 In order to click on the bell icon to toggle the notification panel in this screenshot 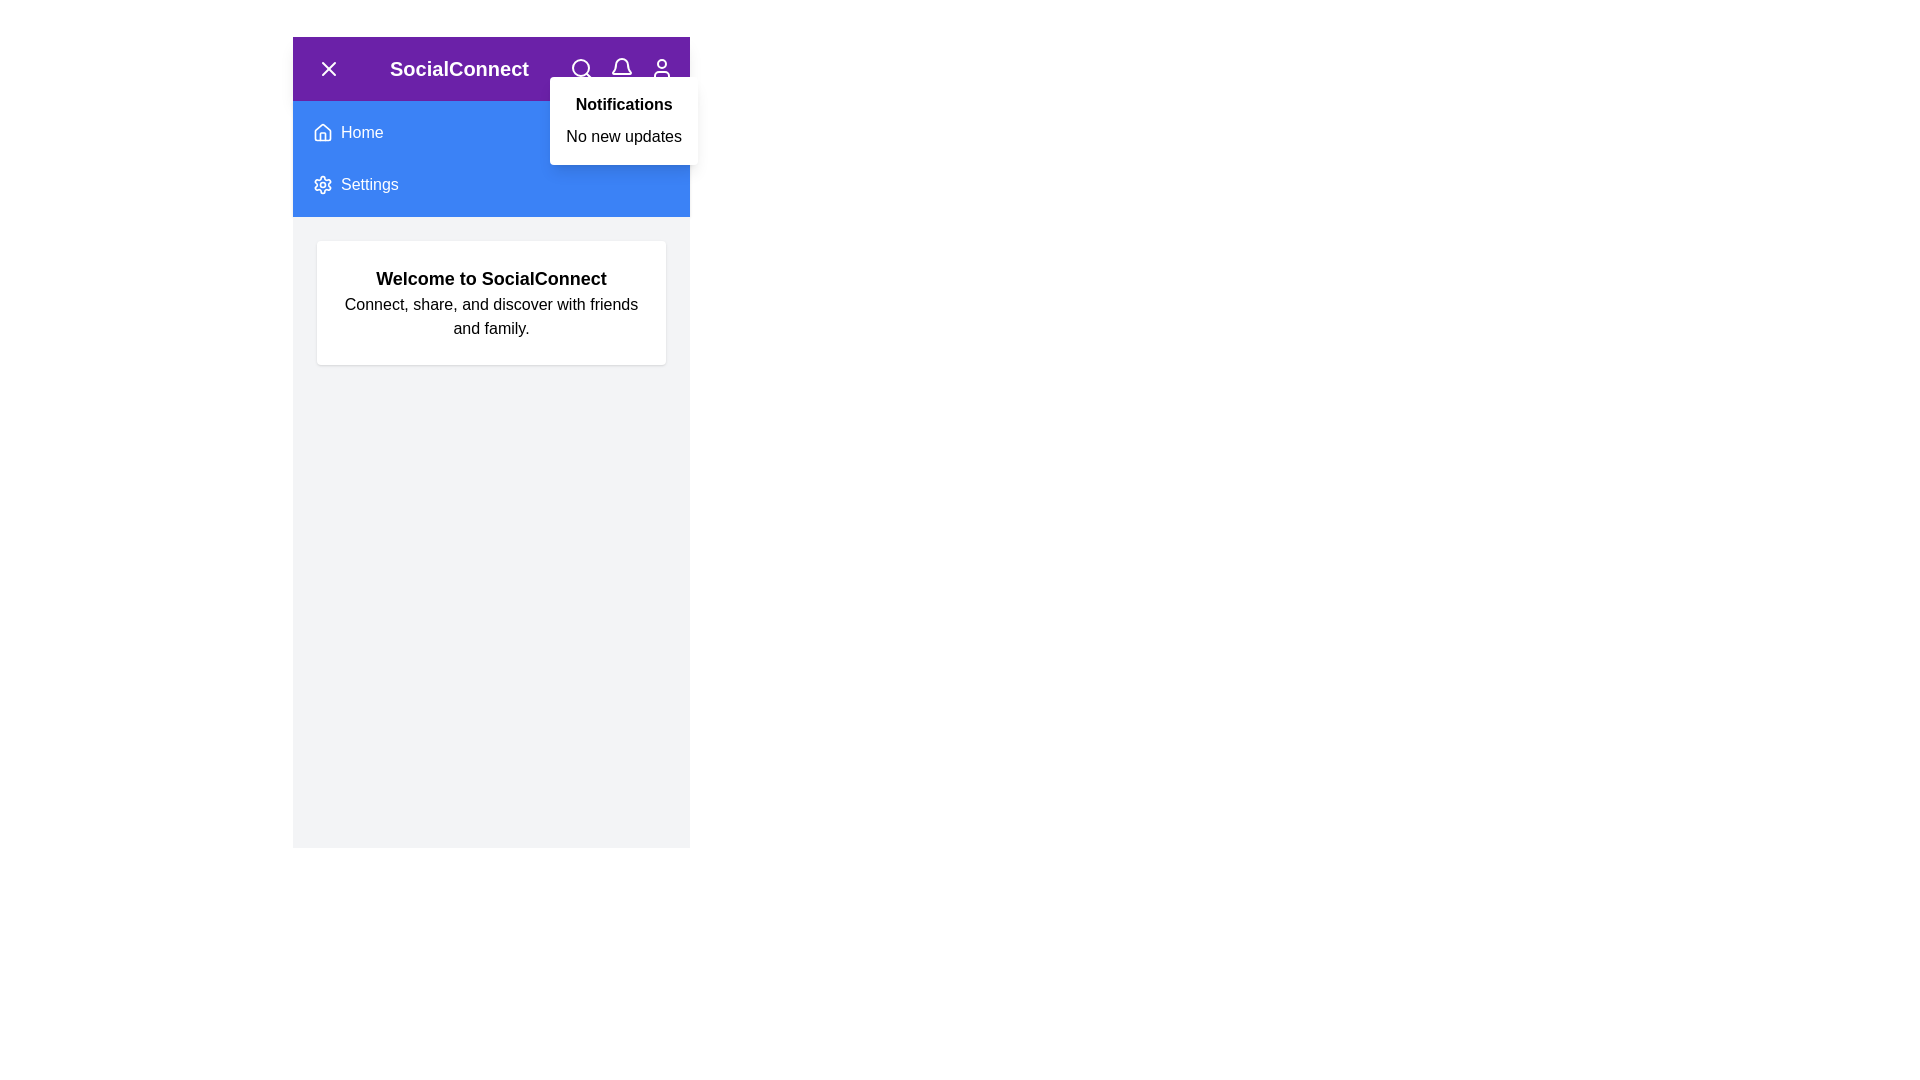, I will do `click(620, 68)`.